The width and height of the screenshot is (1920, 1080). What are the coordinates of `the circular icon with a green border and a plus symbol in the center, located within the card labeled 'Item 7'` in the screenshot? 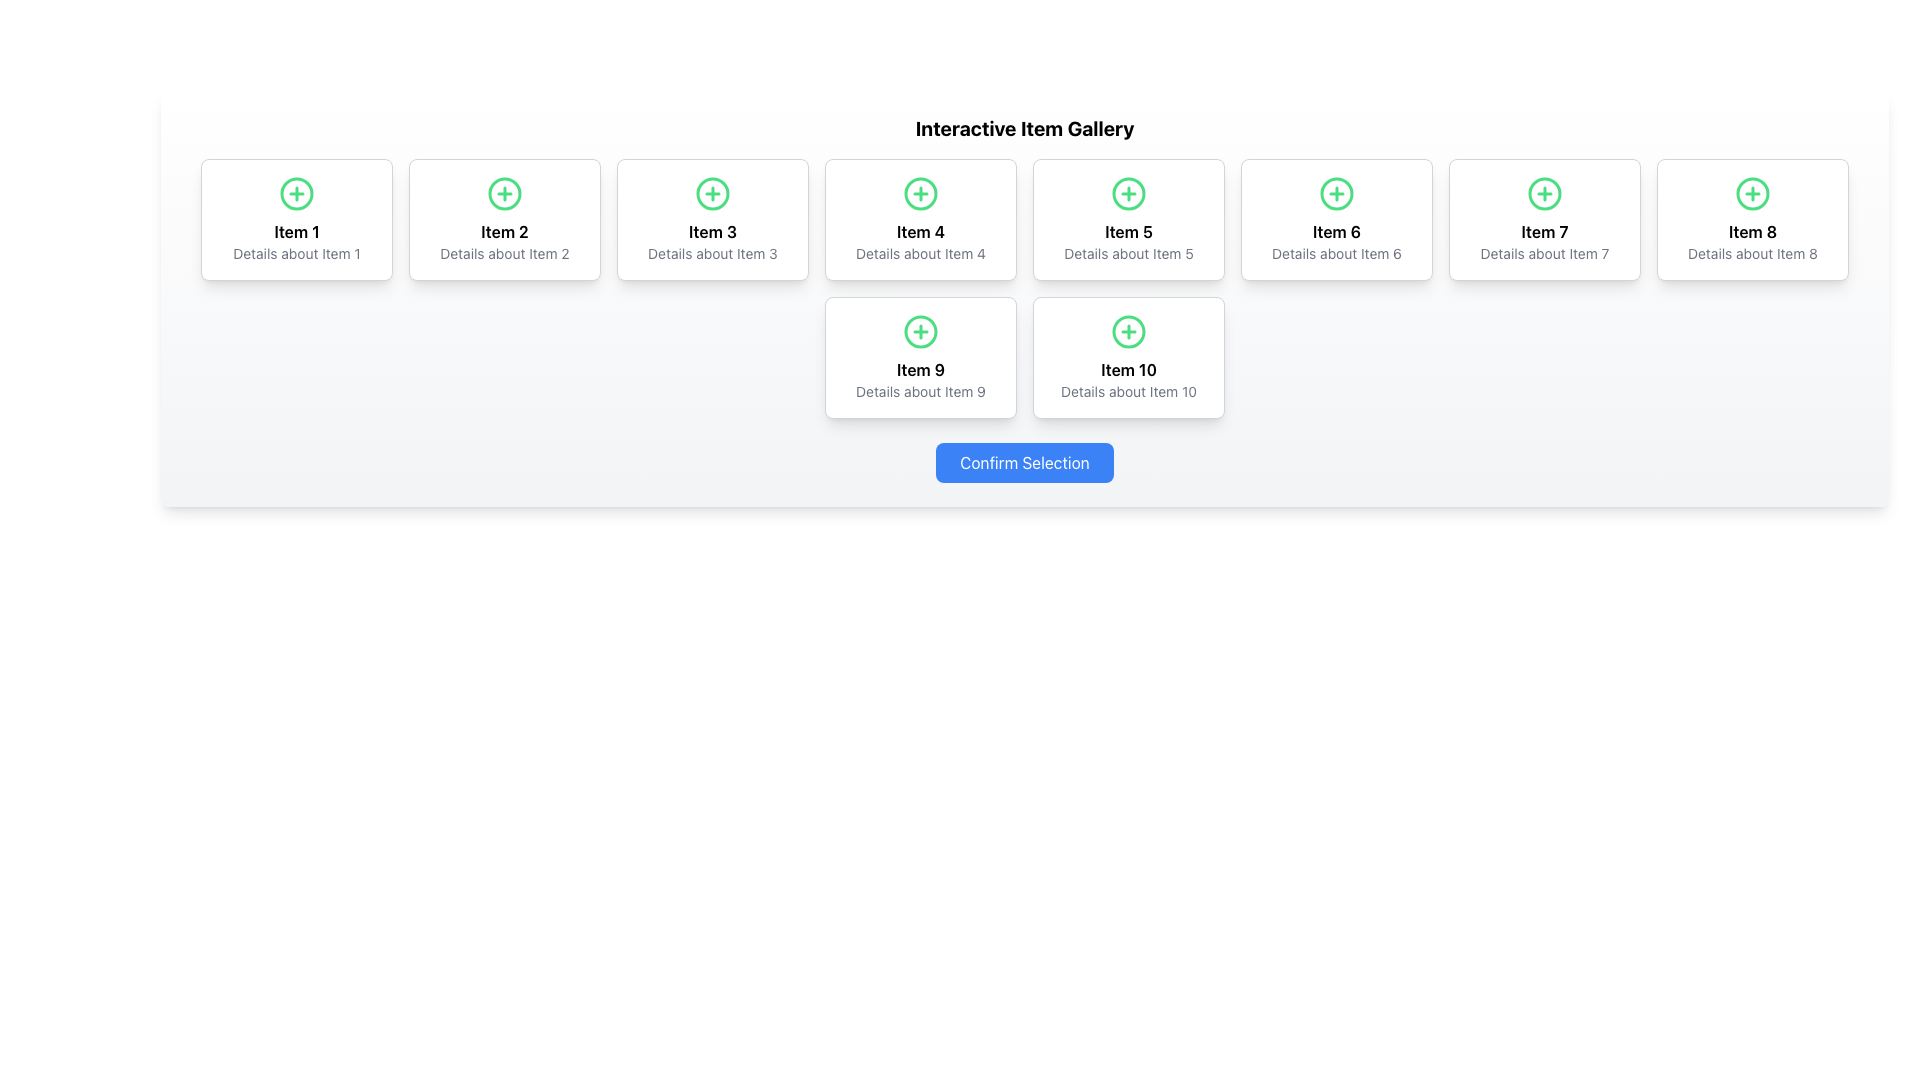 It's located at (1544, 193).